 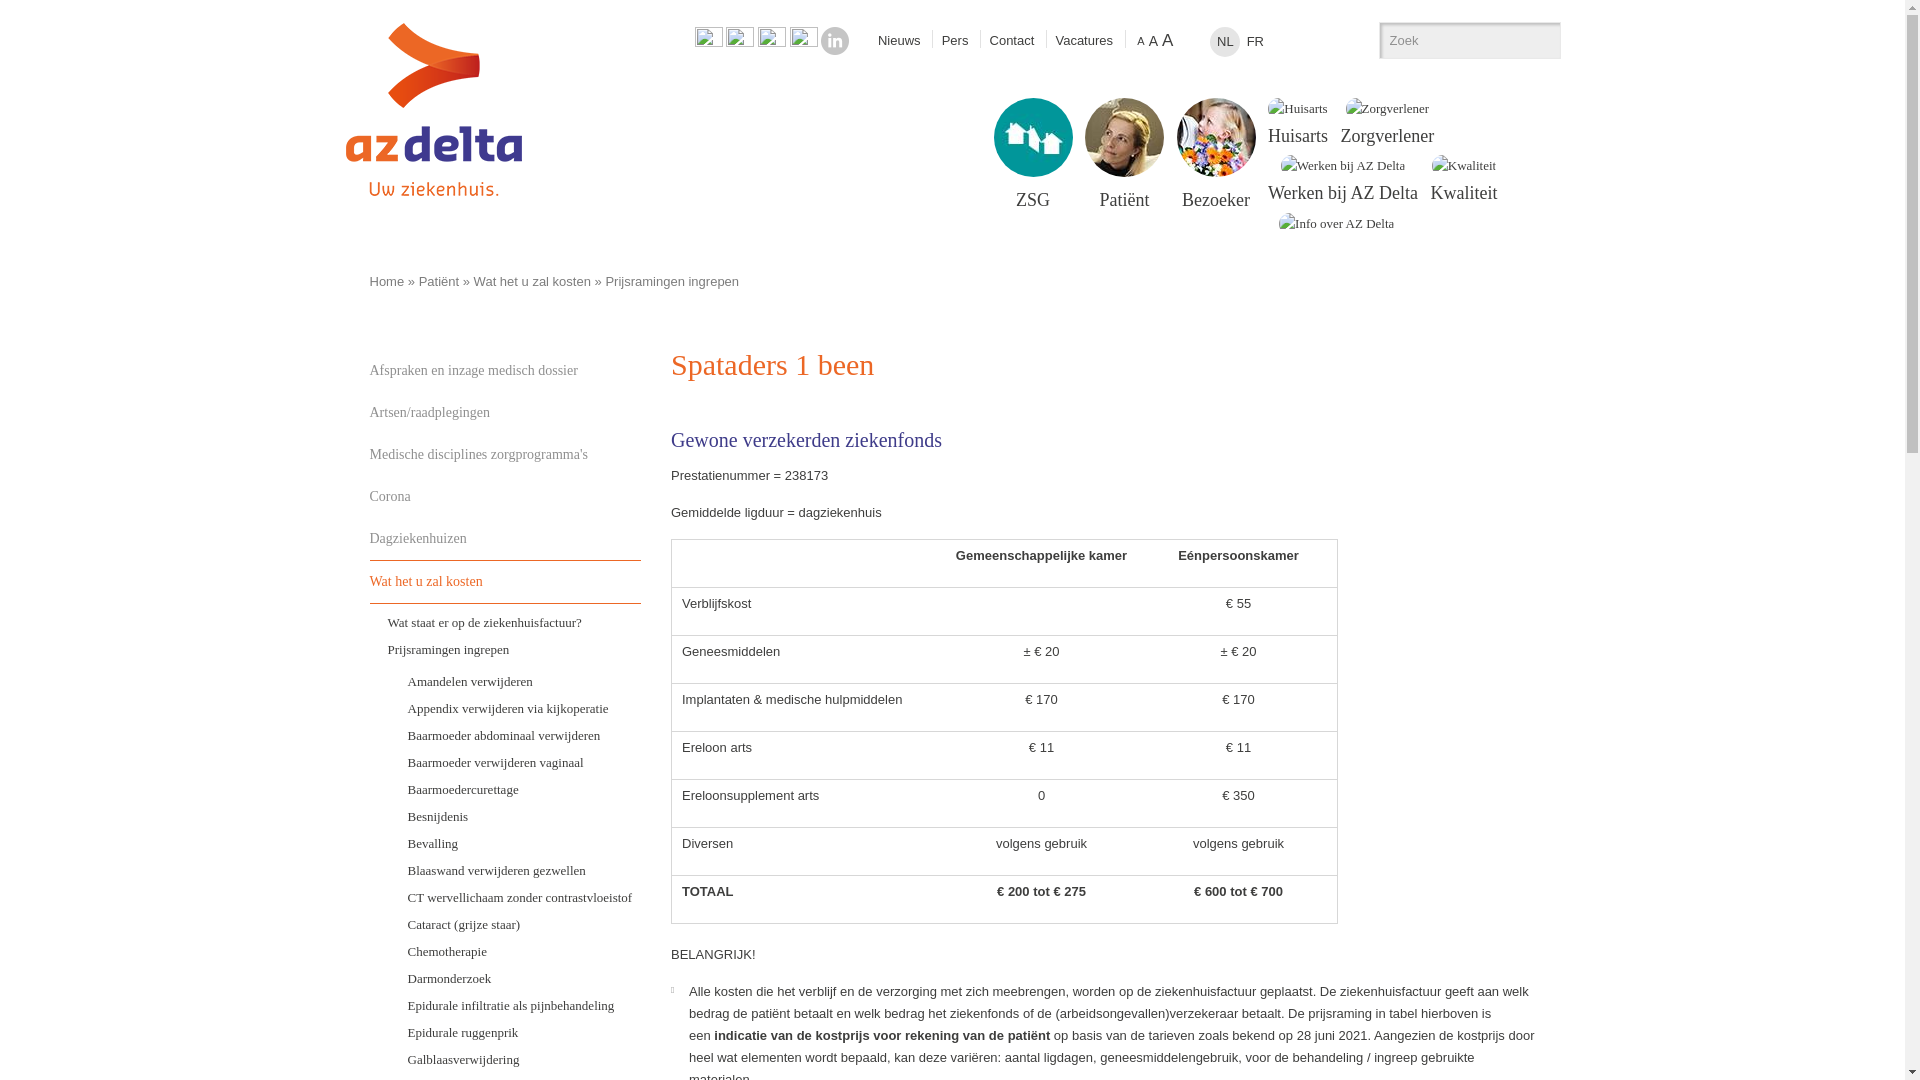 I want to click on 'Pers', so click(x=954, y=40).